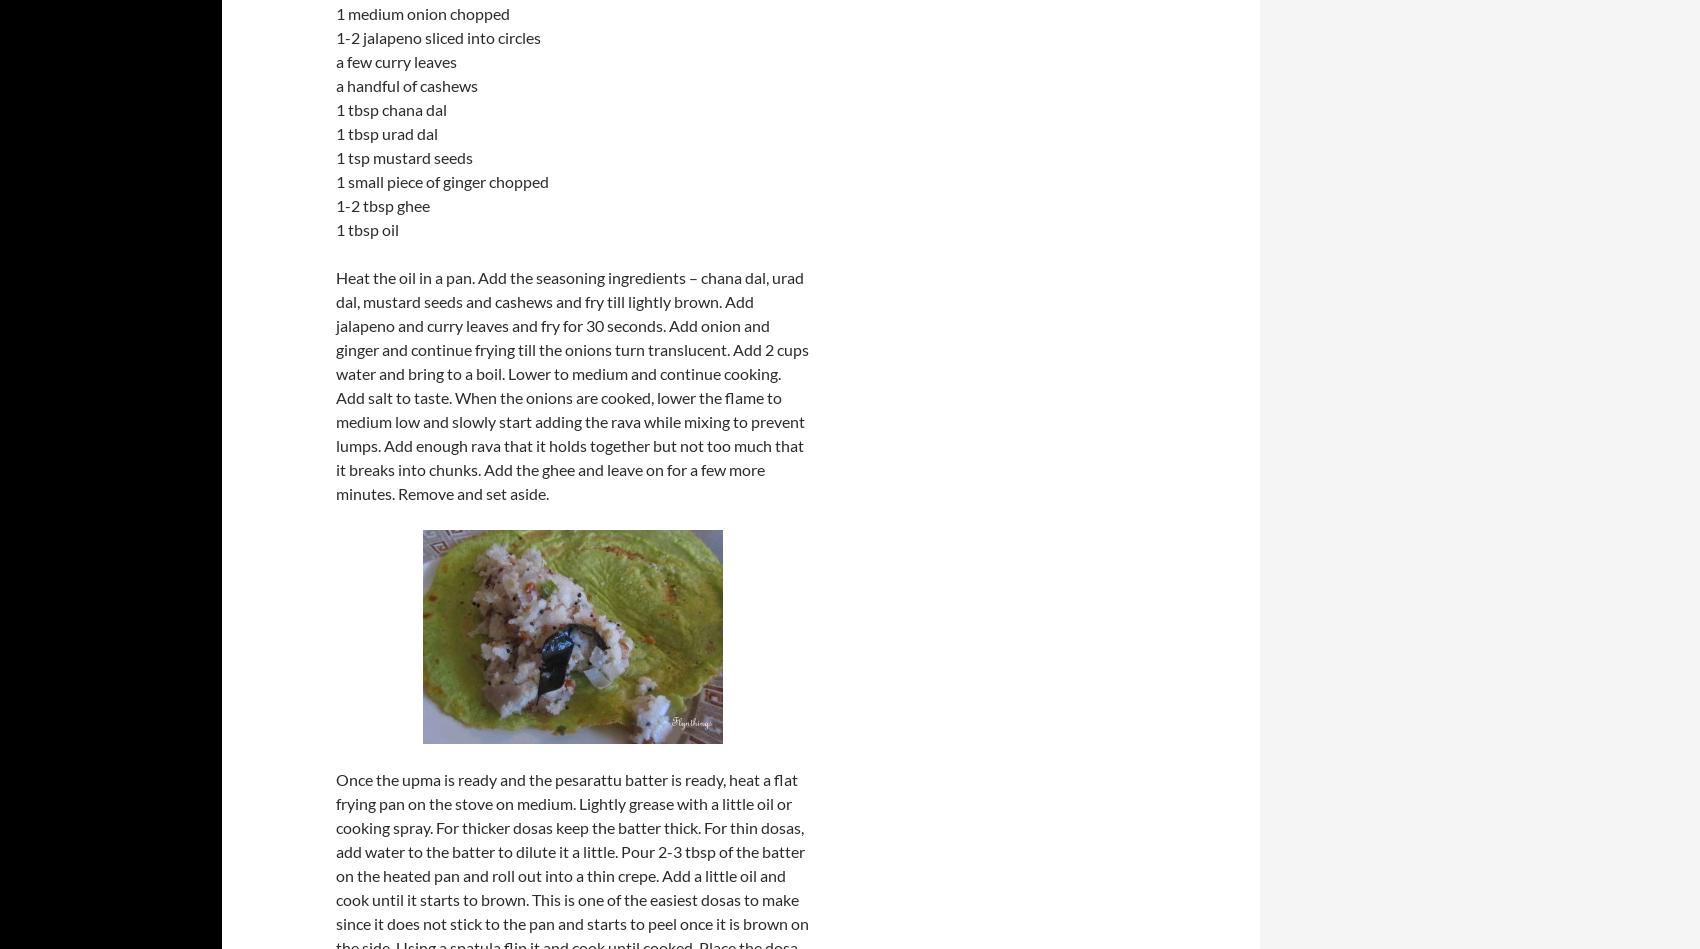 The width and height of the screenshot is (1700, 949). What do you see at coordinates (405, 85) in the screenshot?
I see `'a handful of cashews'` at bounding box center [405, 85].